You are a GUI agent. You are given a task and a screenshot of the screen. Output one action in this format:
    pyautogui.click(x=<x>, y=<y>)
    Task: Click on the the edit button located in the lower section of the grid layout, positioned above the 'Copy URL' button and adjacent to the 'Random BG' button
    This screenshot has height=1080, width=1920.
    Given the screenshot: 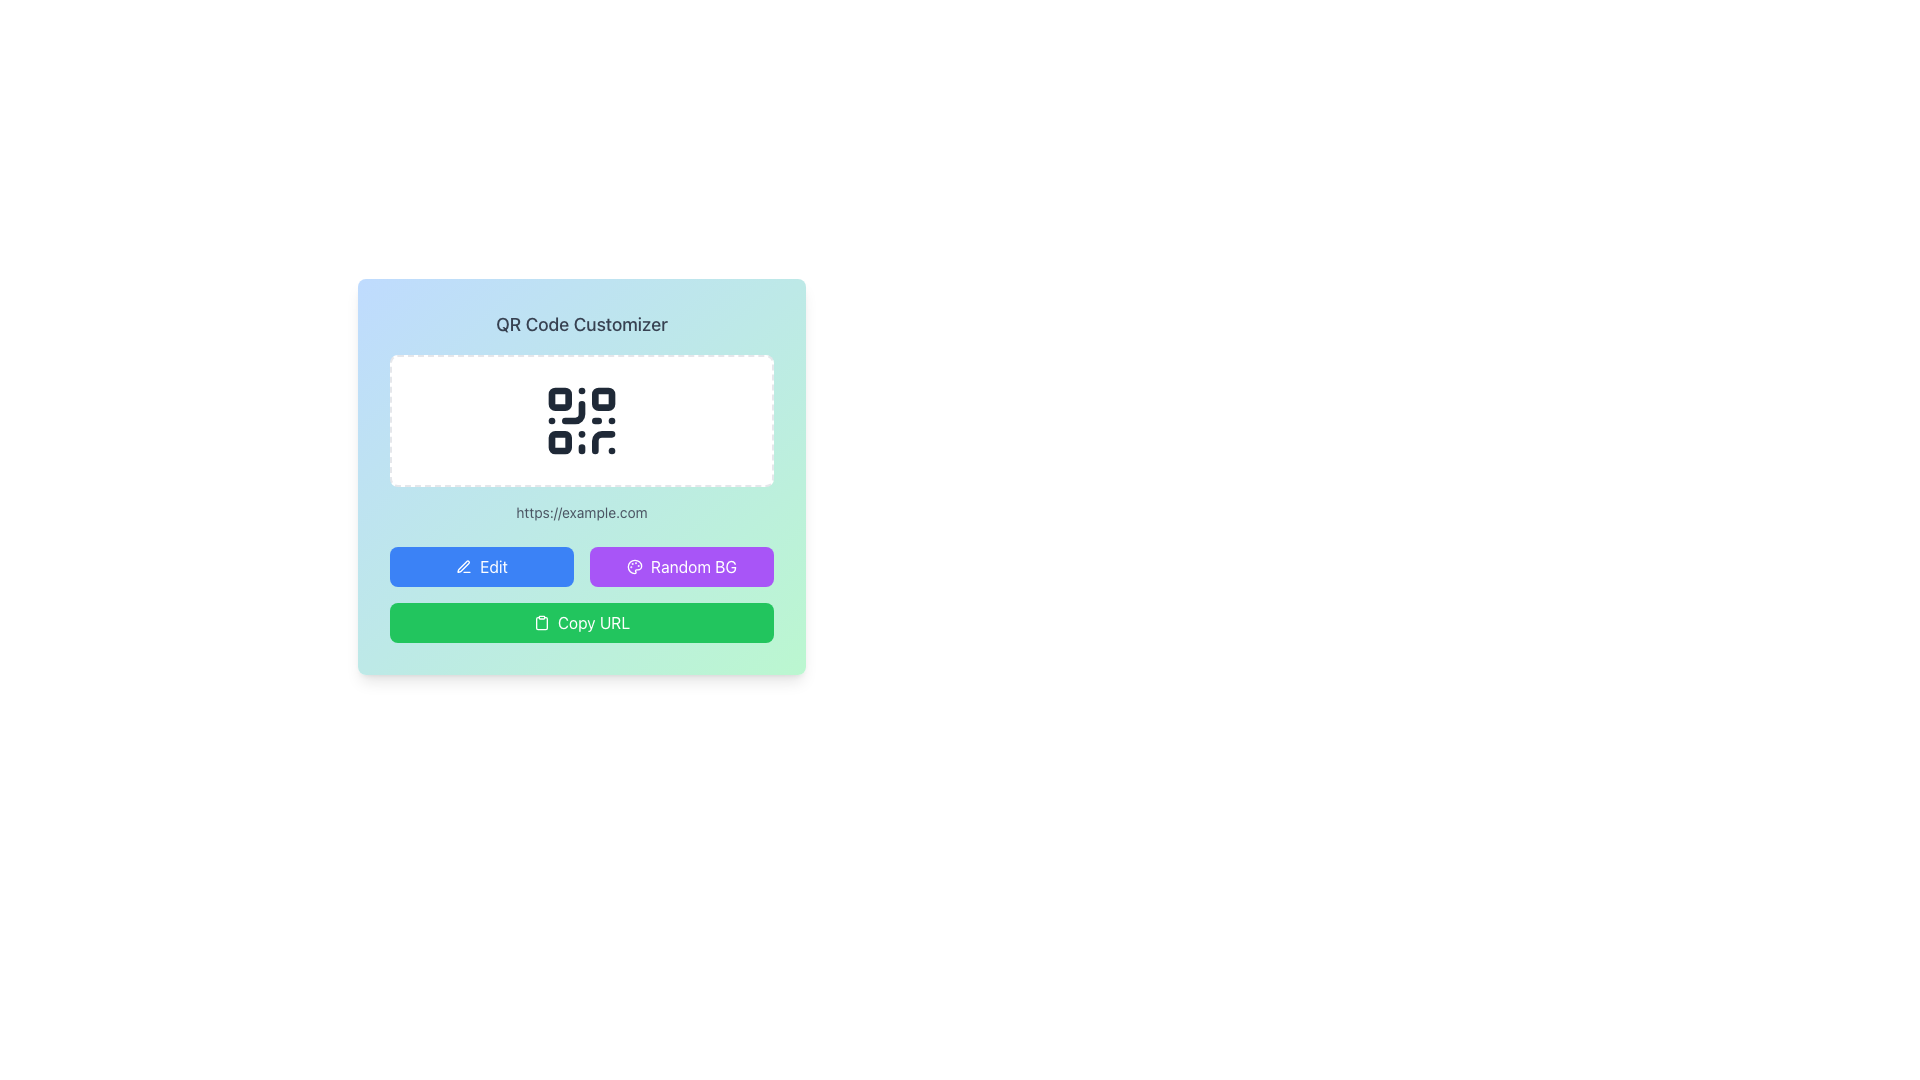 What is the action you would take?
    pyautogui.click(x=481, y=567)
    